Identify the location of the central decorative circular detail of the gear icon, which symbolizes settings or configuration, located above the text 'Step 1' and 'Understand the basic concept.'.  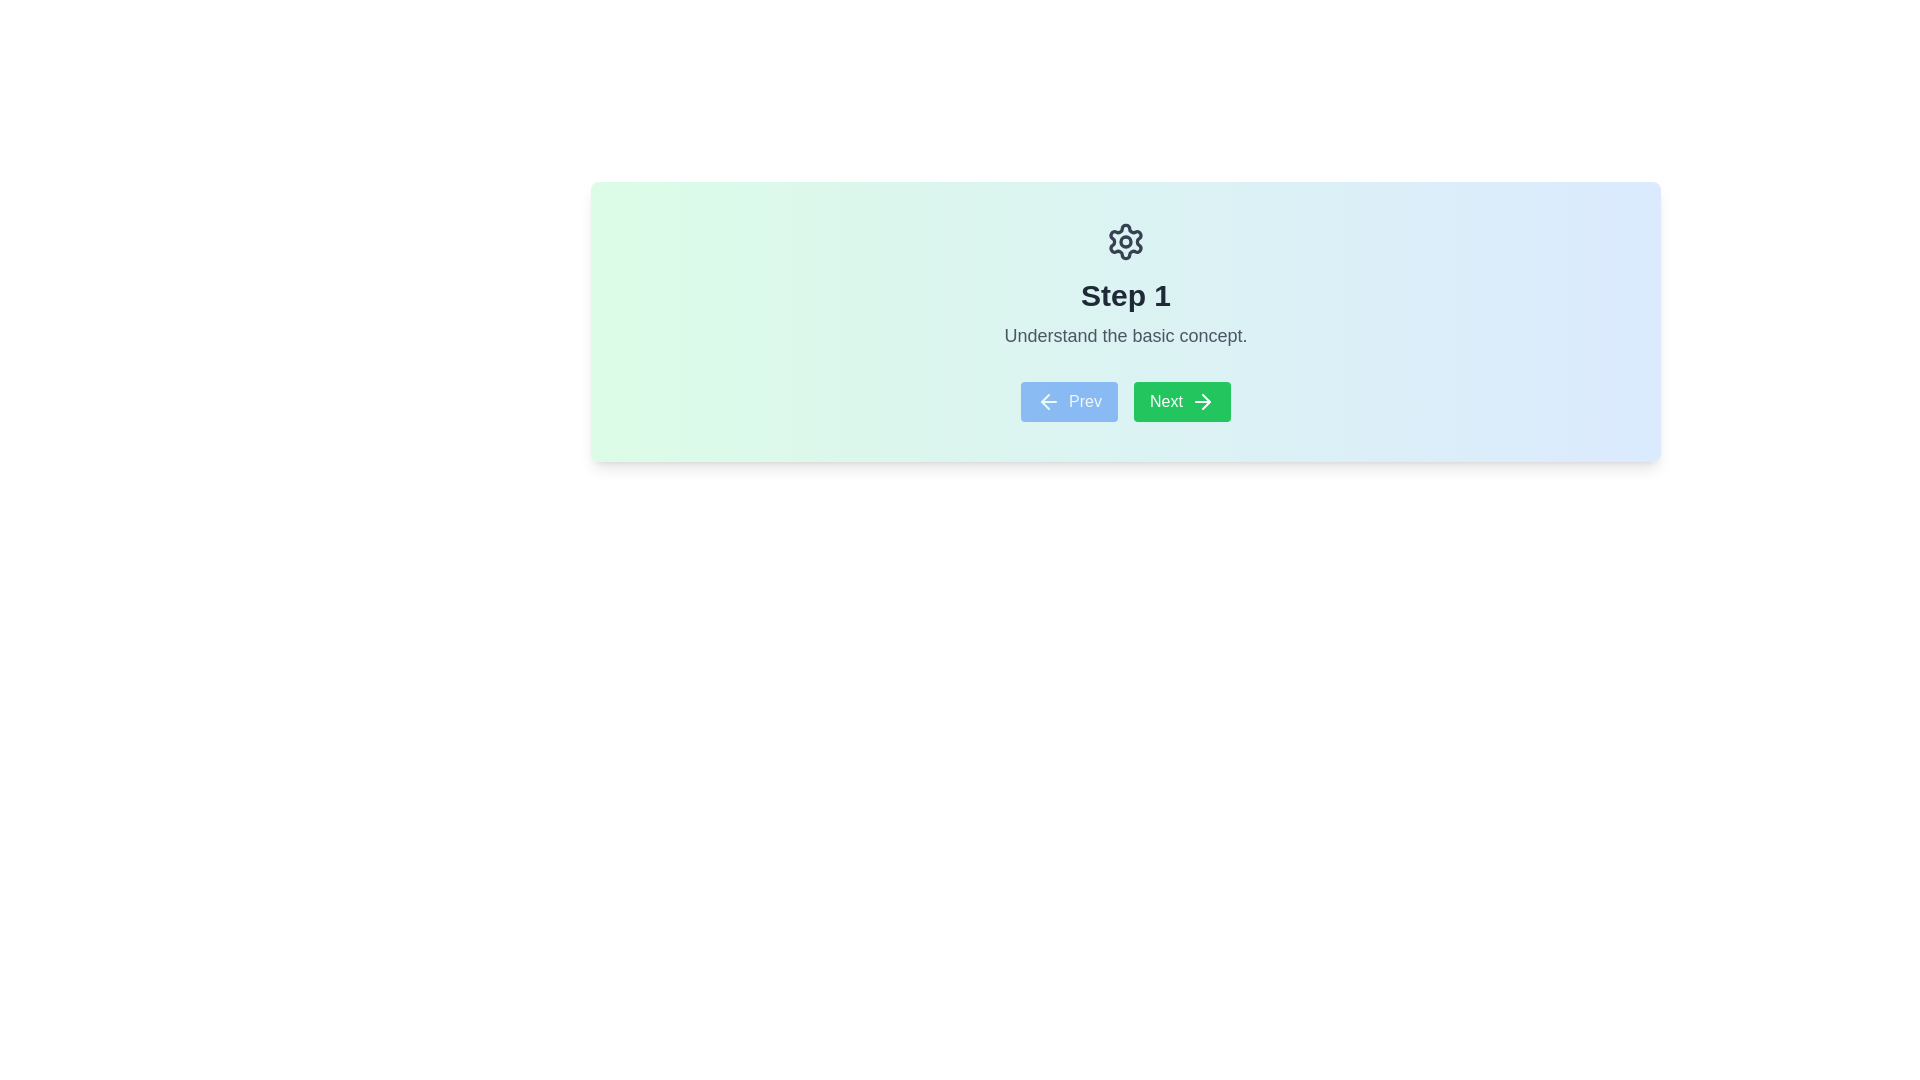
(1126, 241).